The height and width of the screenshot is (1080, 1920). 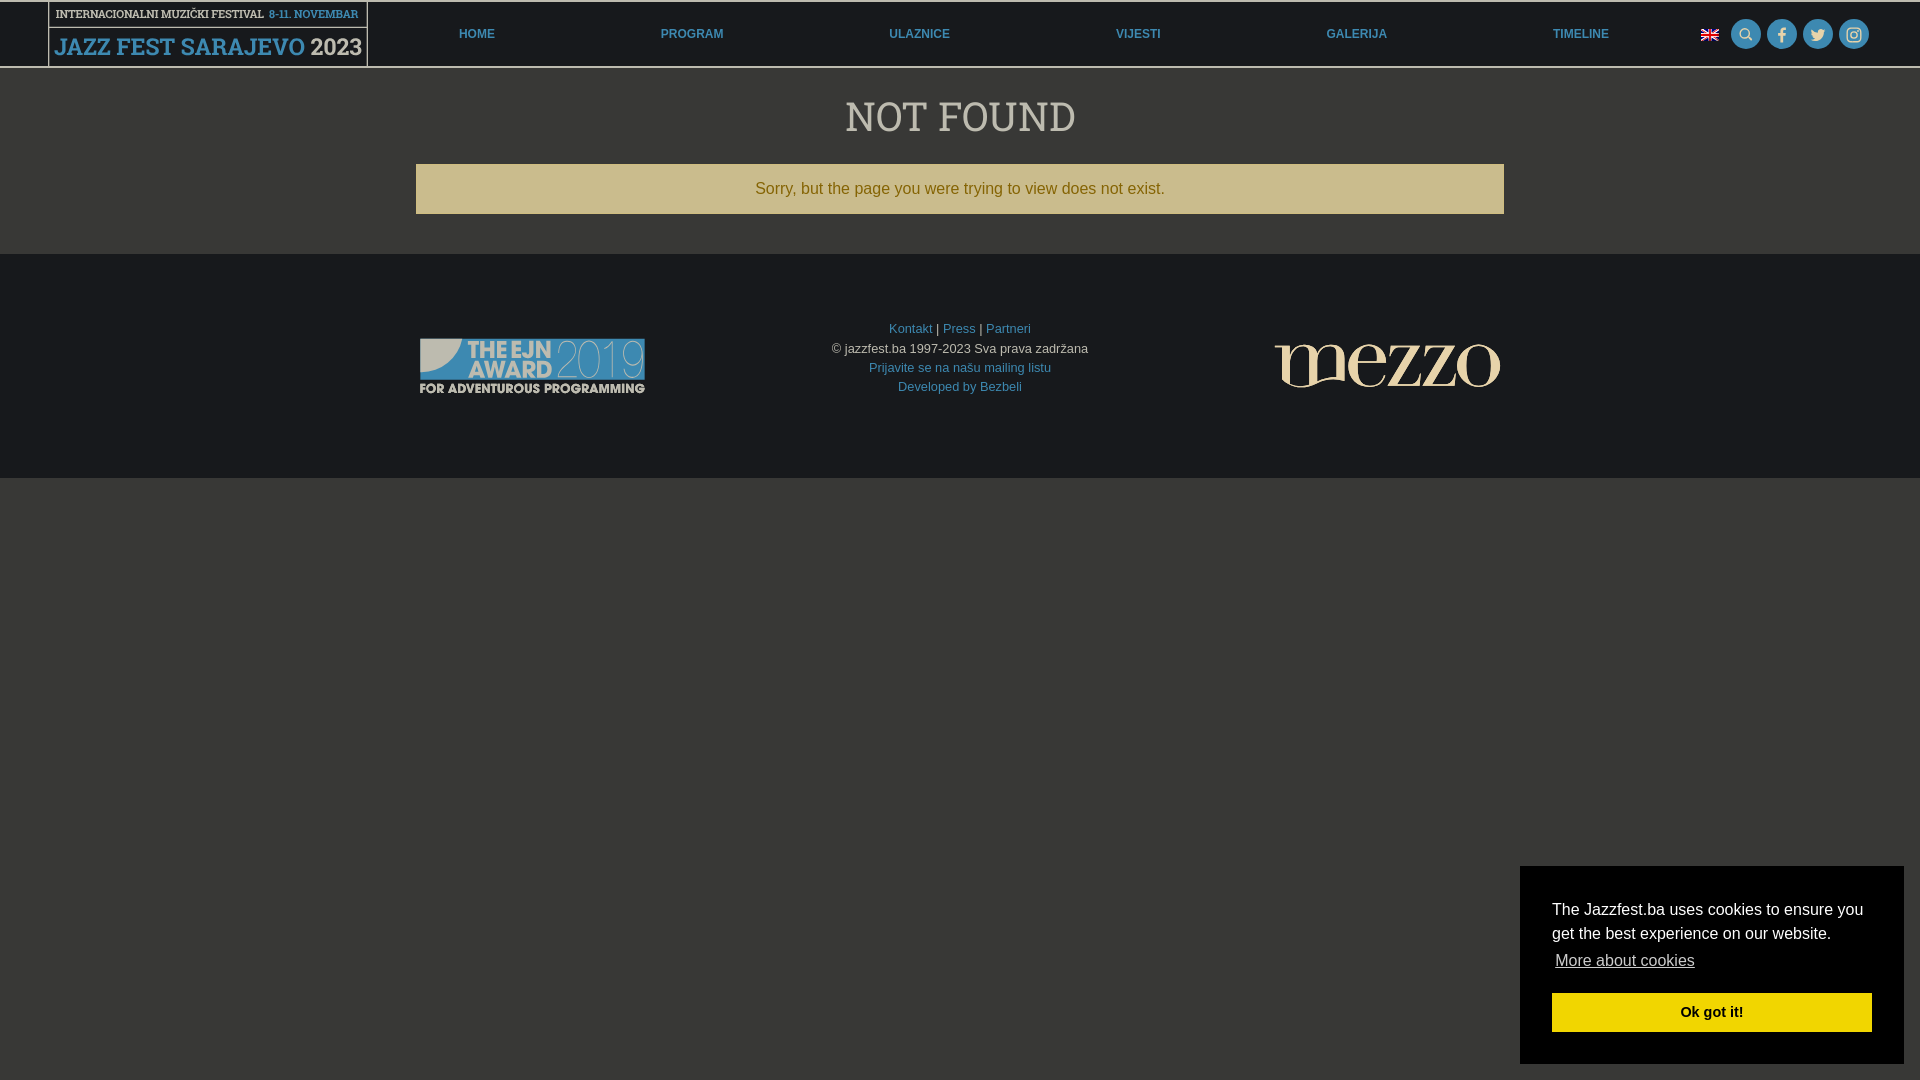 I want to click on 'VIJESTI', so click(x=1107, y=34).